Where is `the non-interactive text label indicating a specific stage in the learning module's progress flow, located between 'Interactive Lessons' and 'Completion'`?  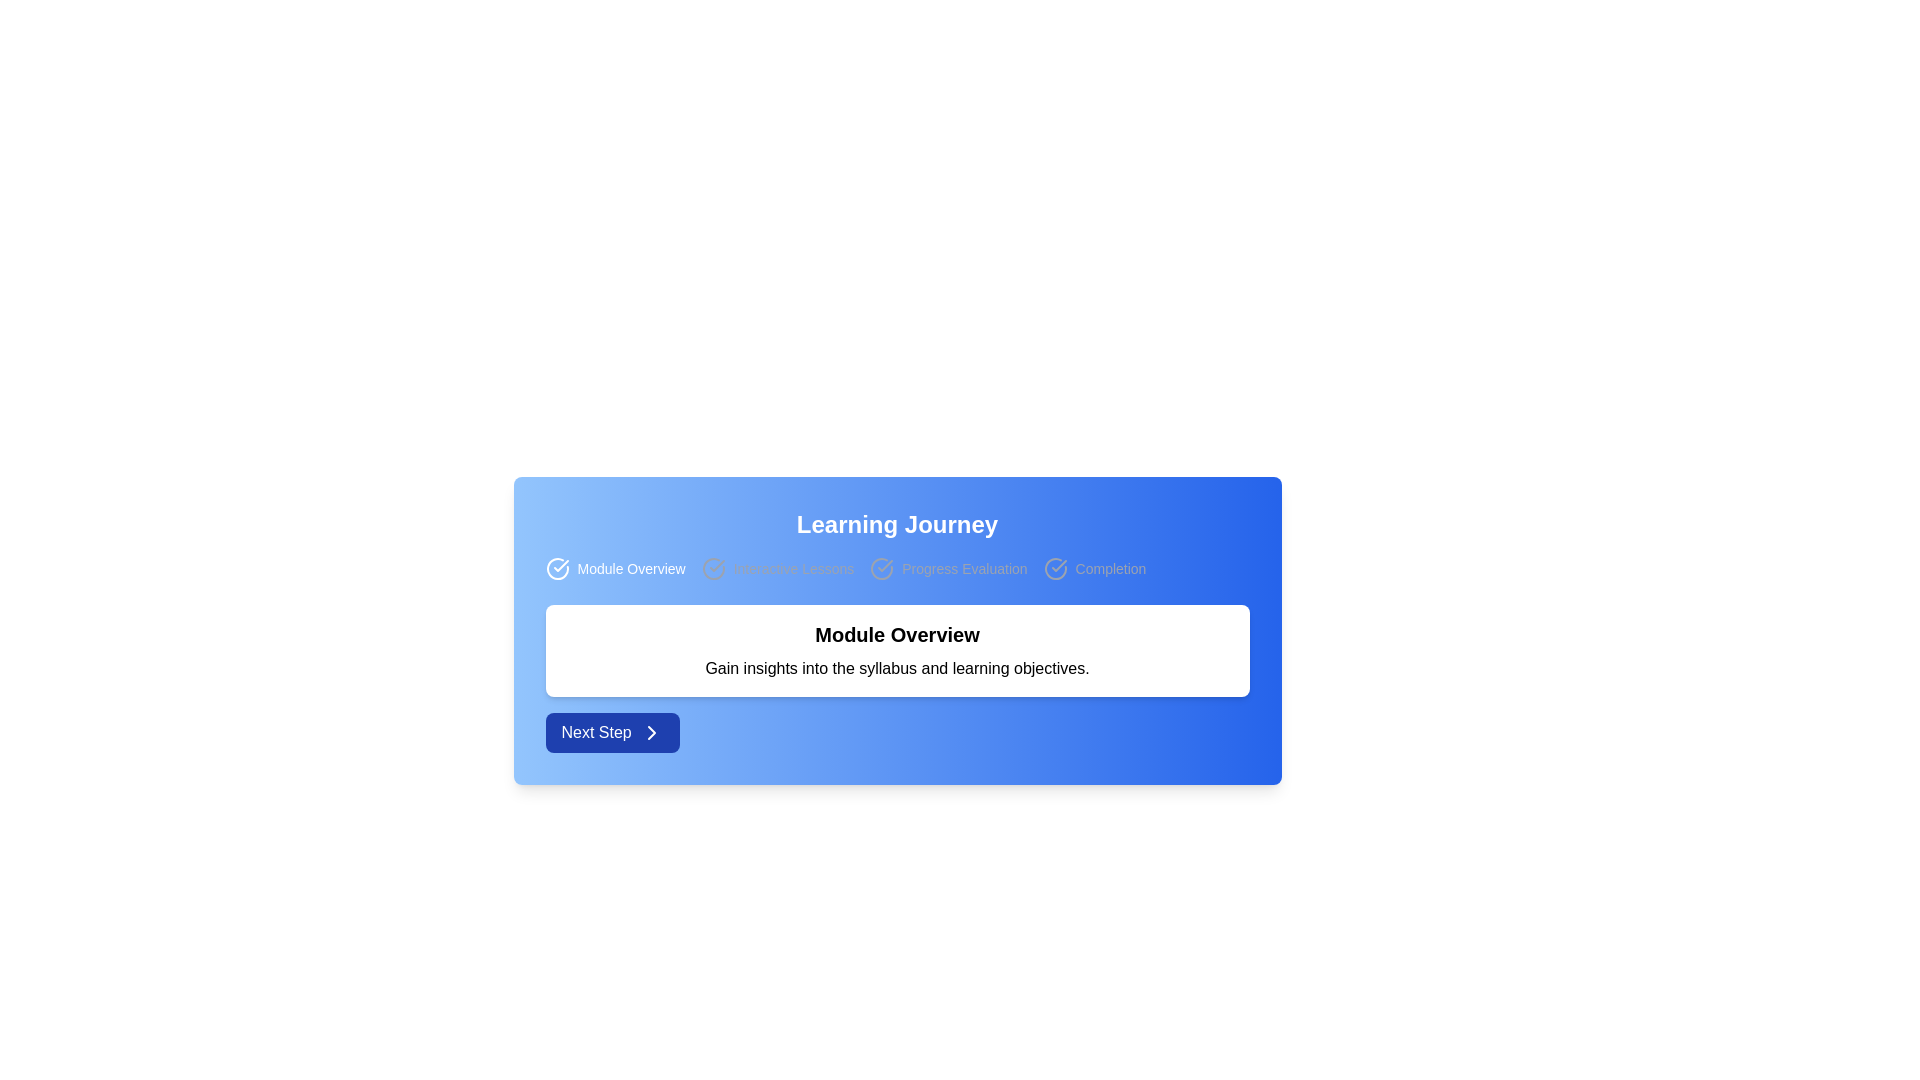 the non-interactive text label indicating a specific stage in the learning module's progress flow, located between 'Interactive Lessons' and 'Completion' is located at coordinates (964, 569).